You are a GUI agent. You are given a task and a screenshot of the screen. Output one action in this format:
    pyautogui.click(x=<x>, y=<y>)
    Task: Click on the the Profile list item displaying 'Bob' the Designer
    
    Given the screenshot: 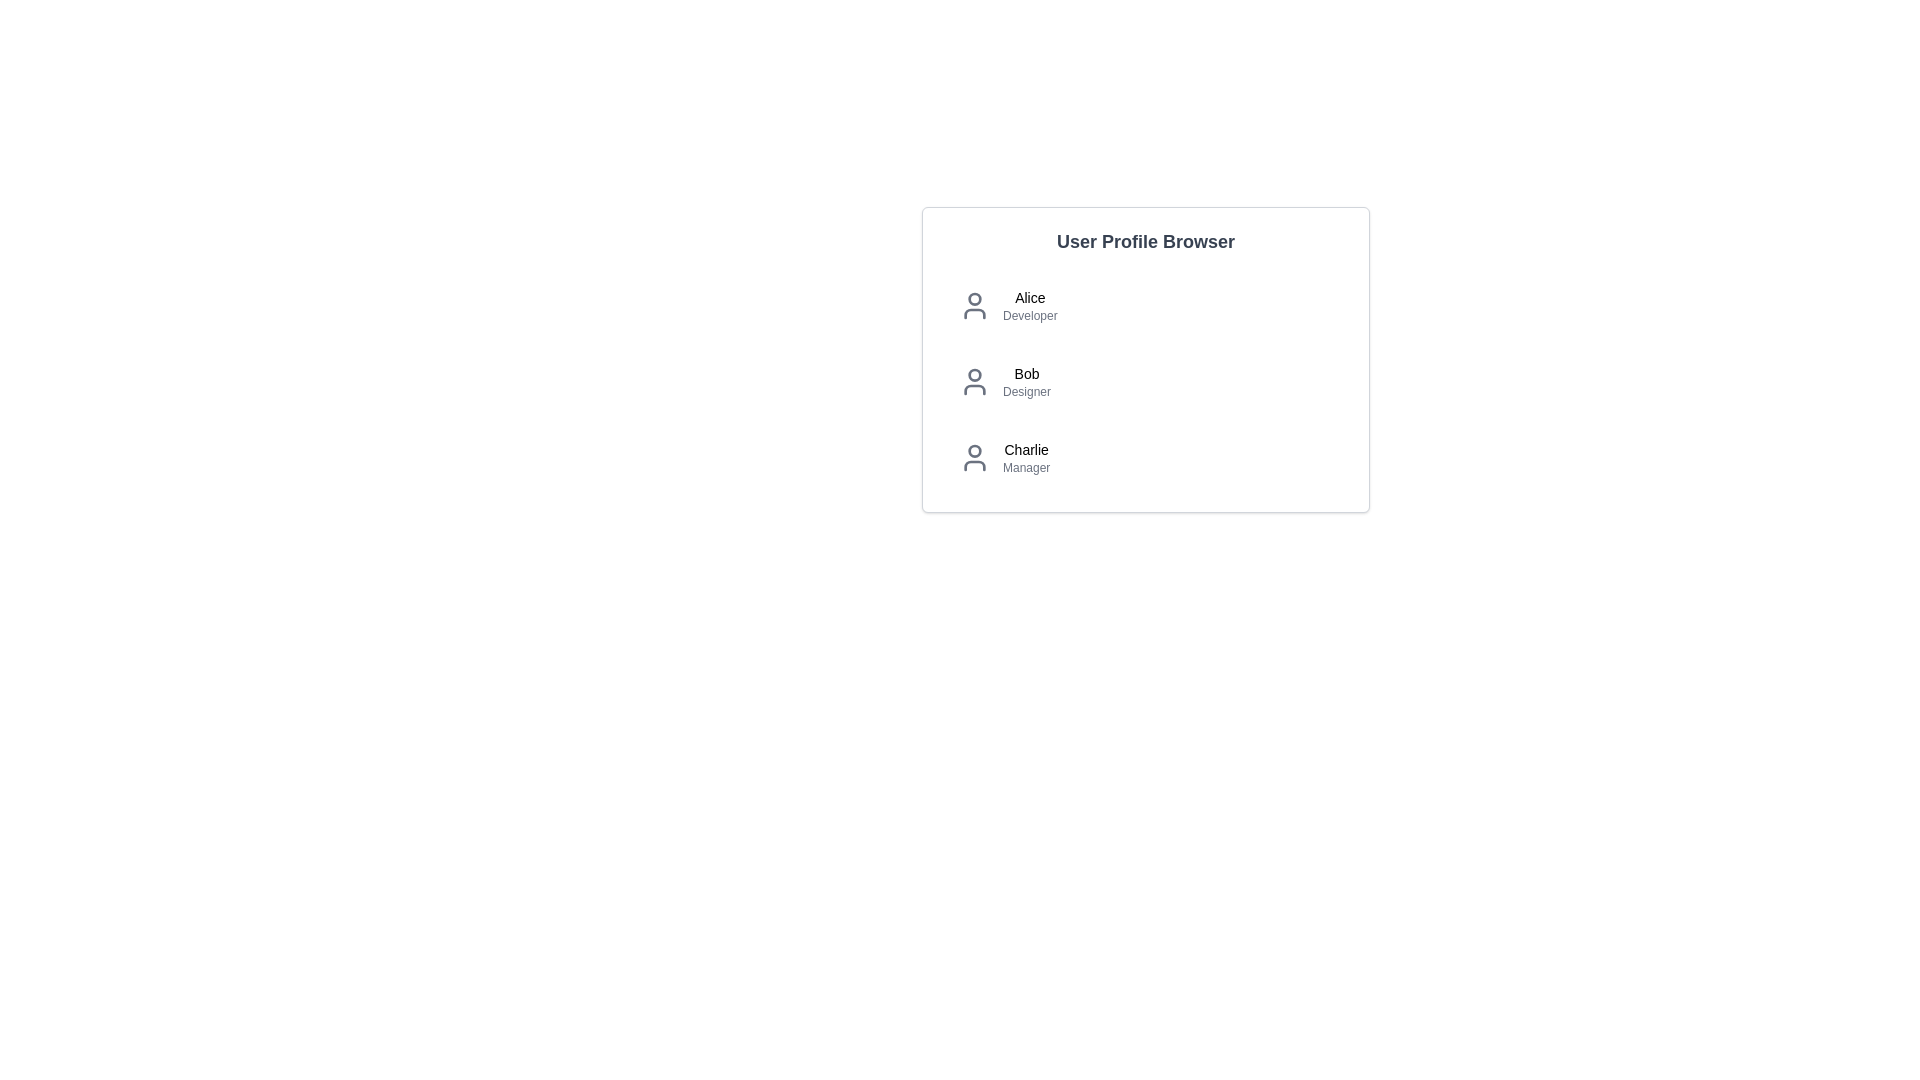 What is the action you would take?
    pyautogui.click(x=1146, y=381)
    